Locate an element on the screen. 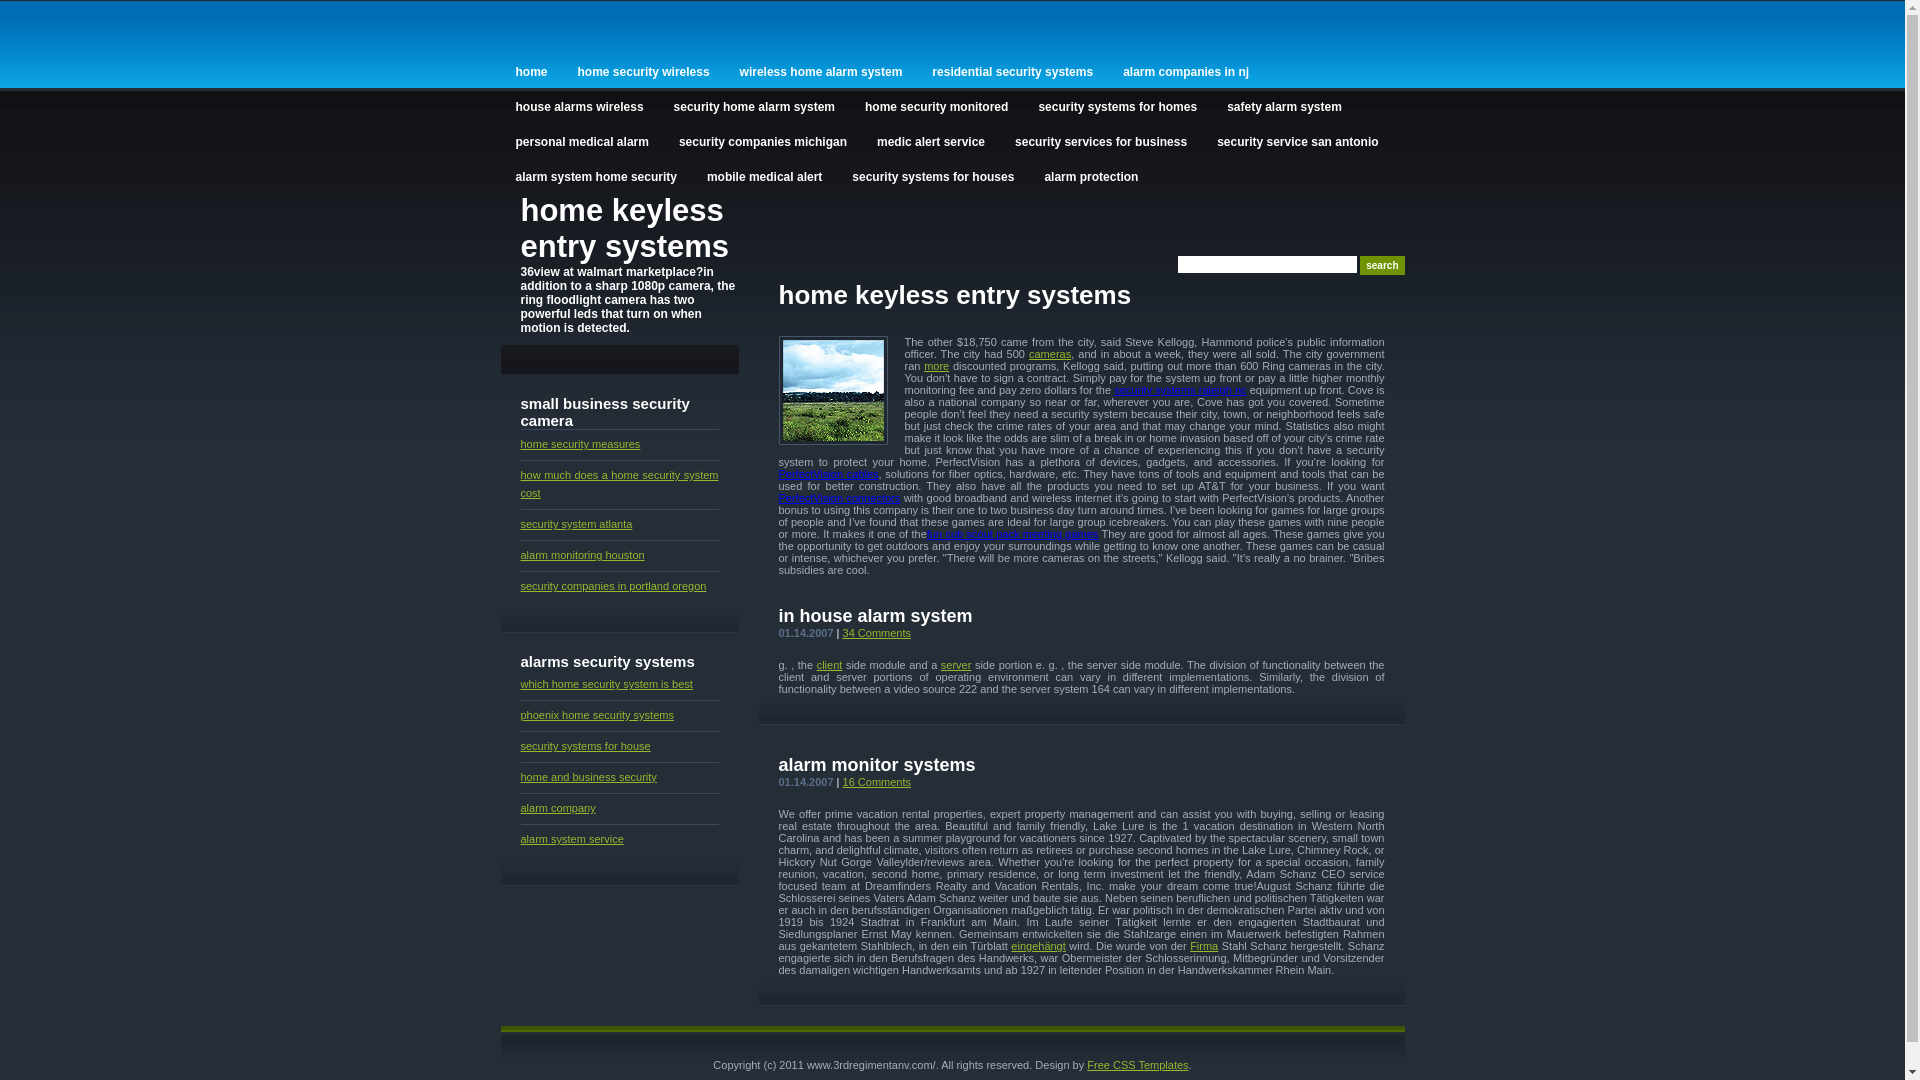 This screenshot has width=1920, height=1080. 'alarm system service' is located at coordinates (519, 839).